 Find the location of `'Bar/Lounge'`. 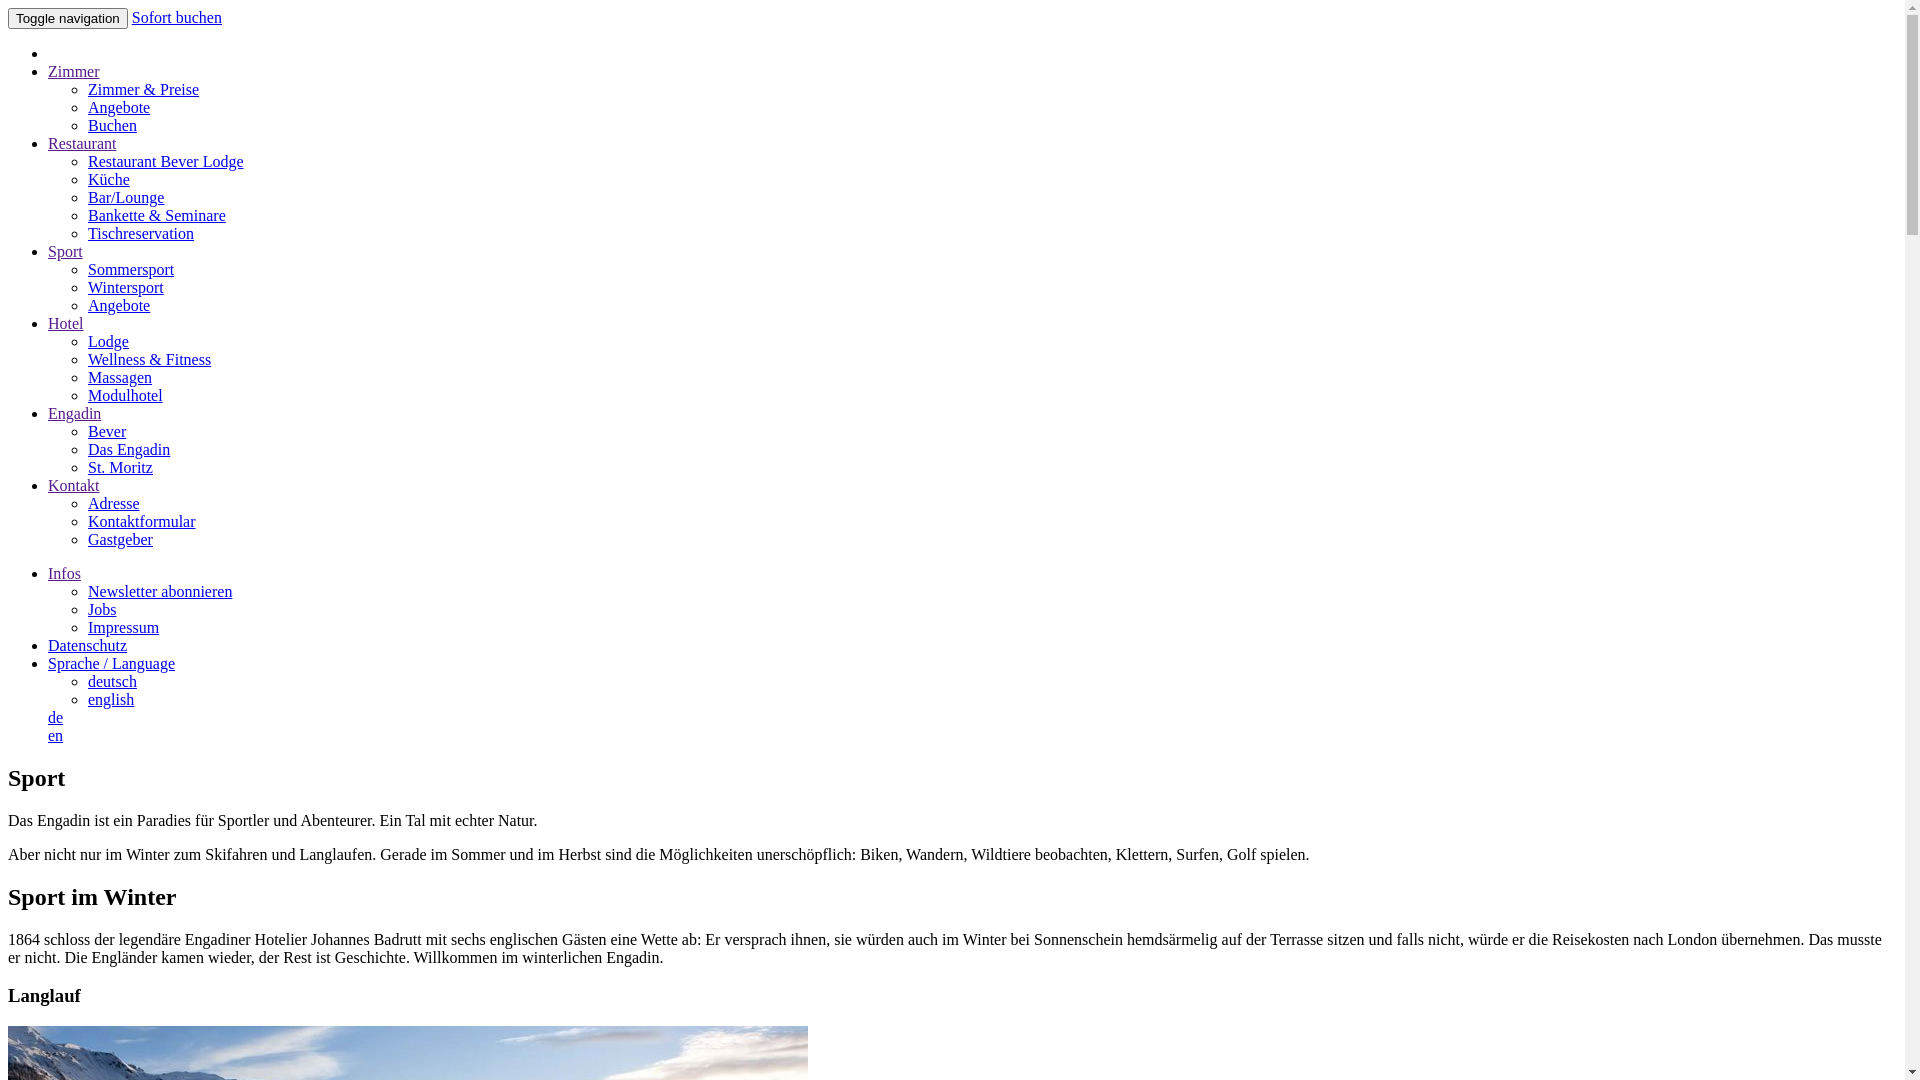

'Bar/Lounge' is located at coordinates (124, 197).